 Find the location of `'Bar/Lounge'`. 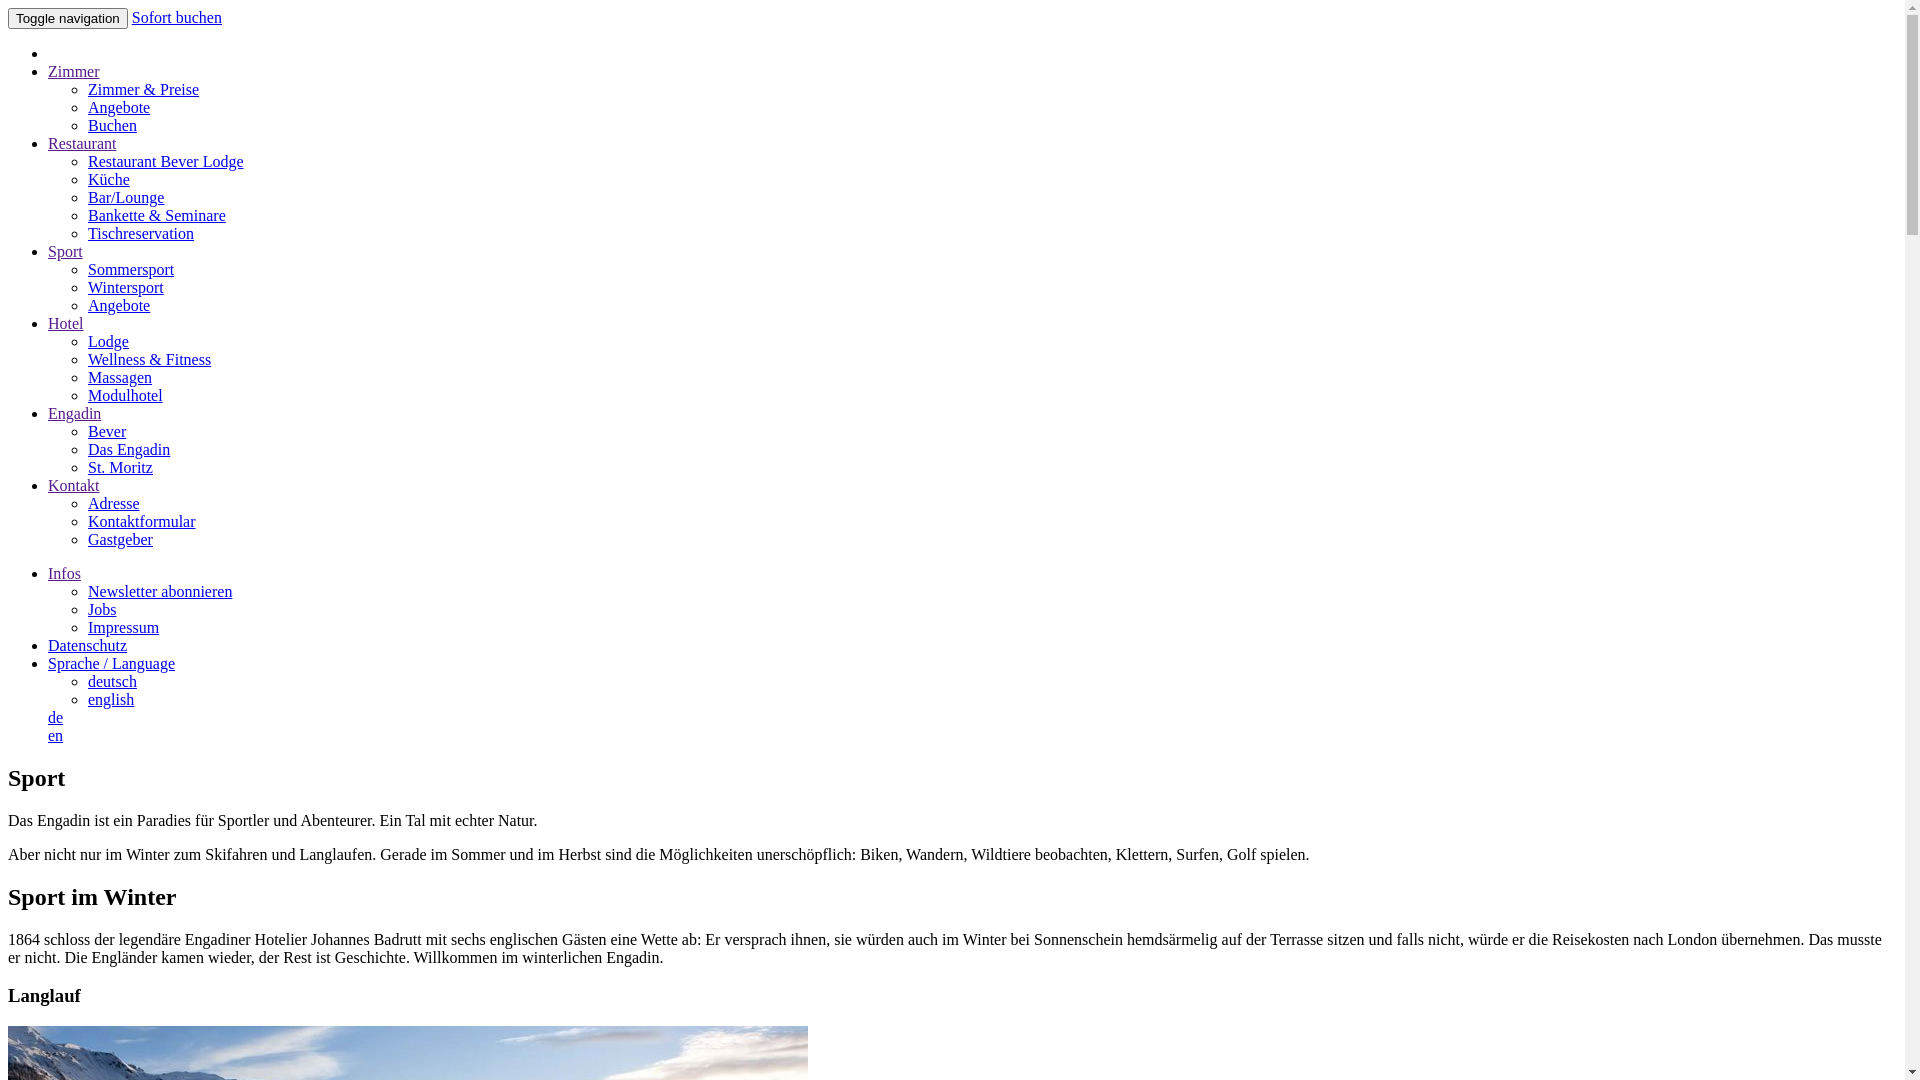

'Bar/Lounge' is located at coordinates (124, 197).